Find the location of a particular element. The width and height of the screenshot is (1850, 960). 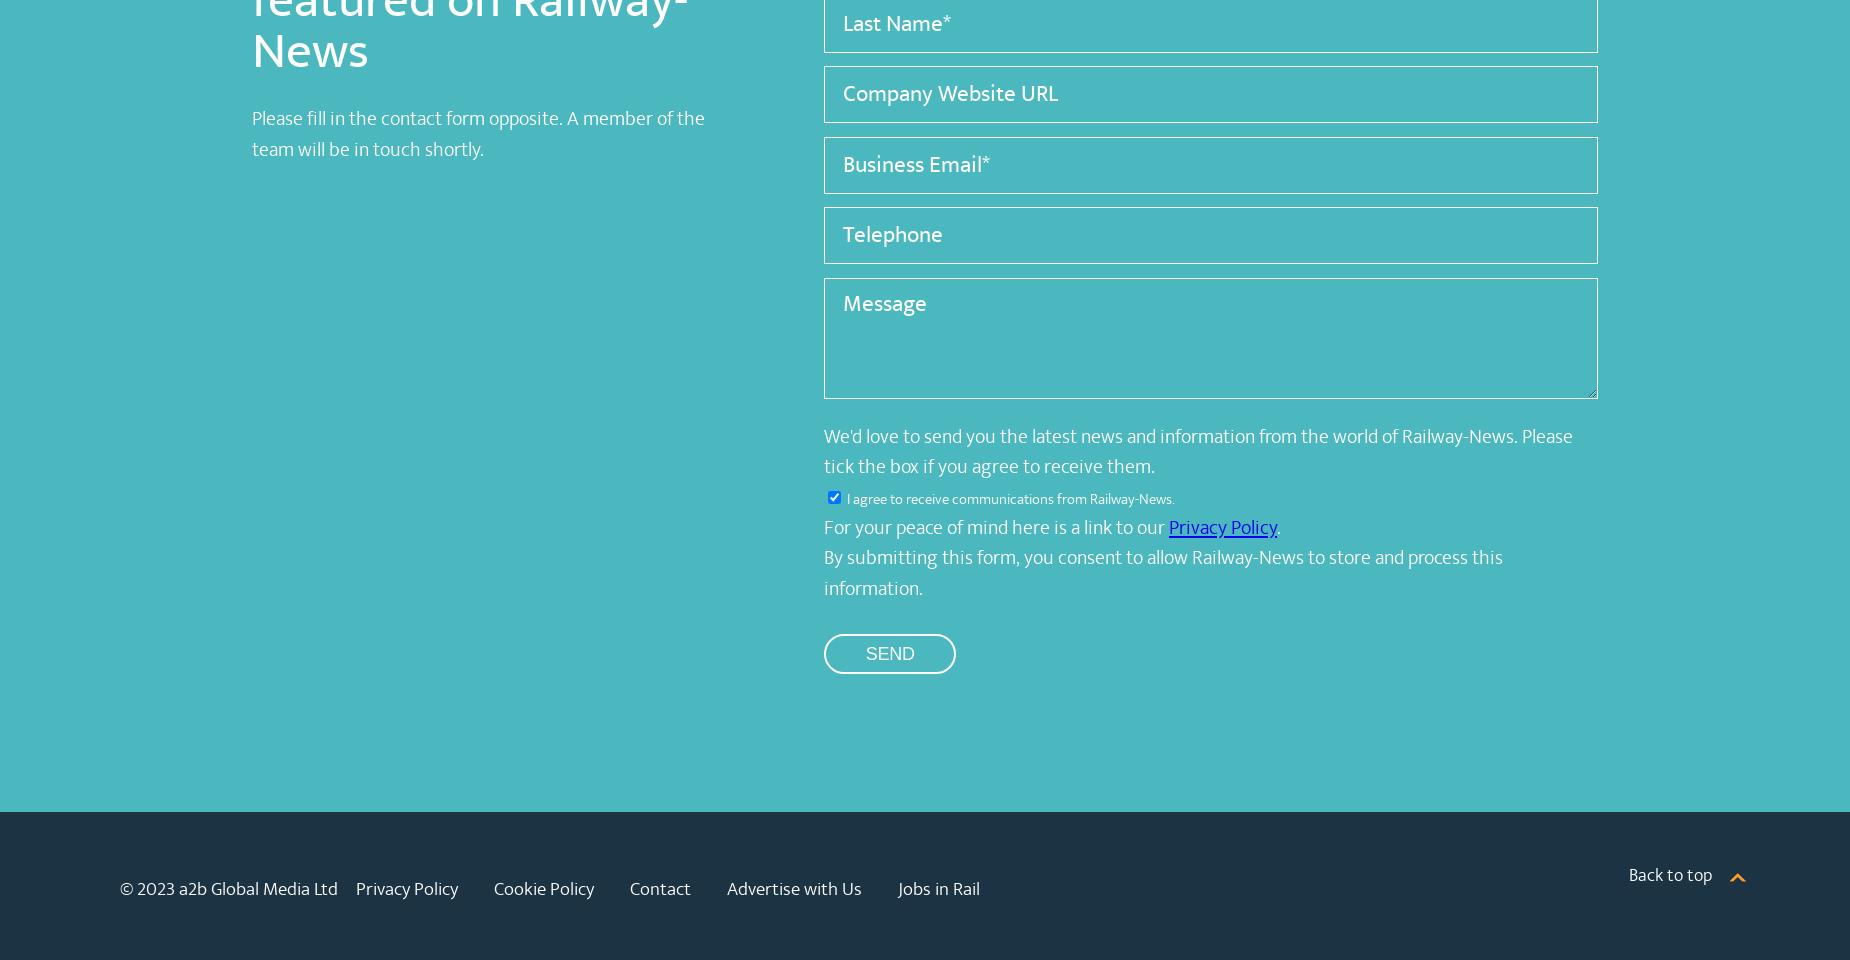

'© 2023 a2b Global Media Ltd' is located at coordinates (226, 887).